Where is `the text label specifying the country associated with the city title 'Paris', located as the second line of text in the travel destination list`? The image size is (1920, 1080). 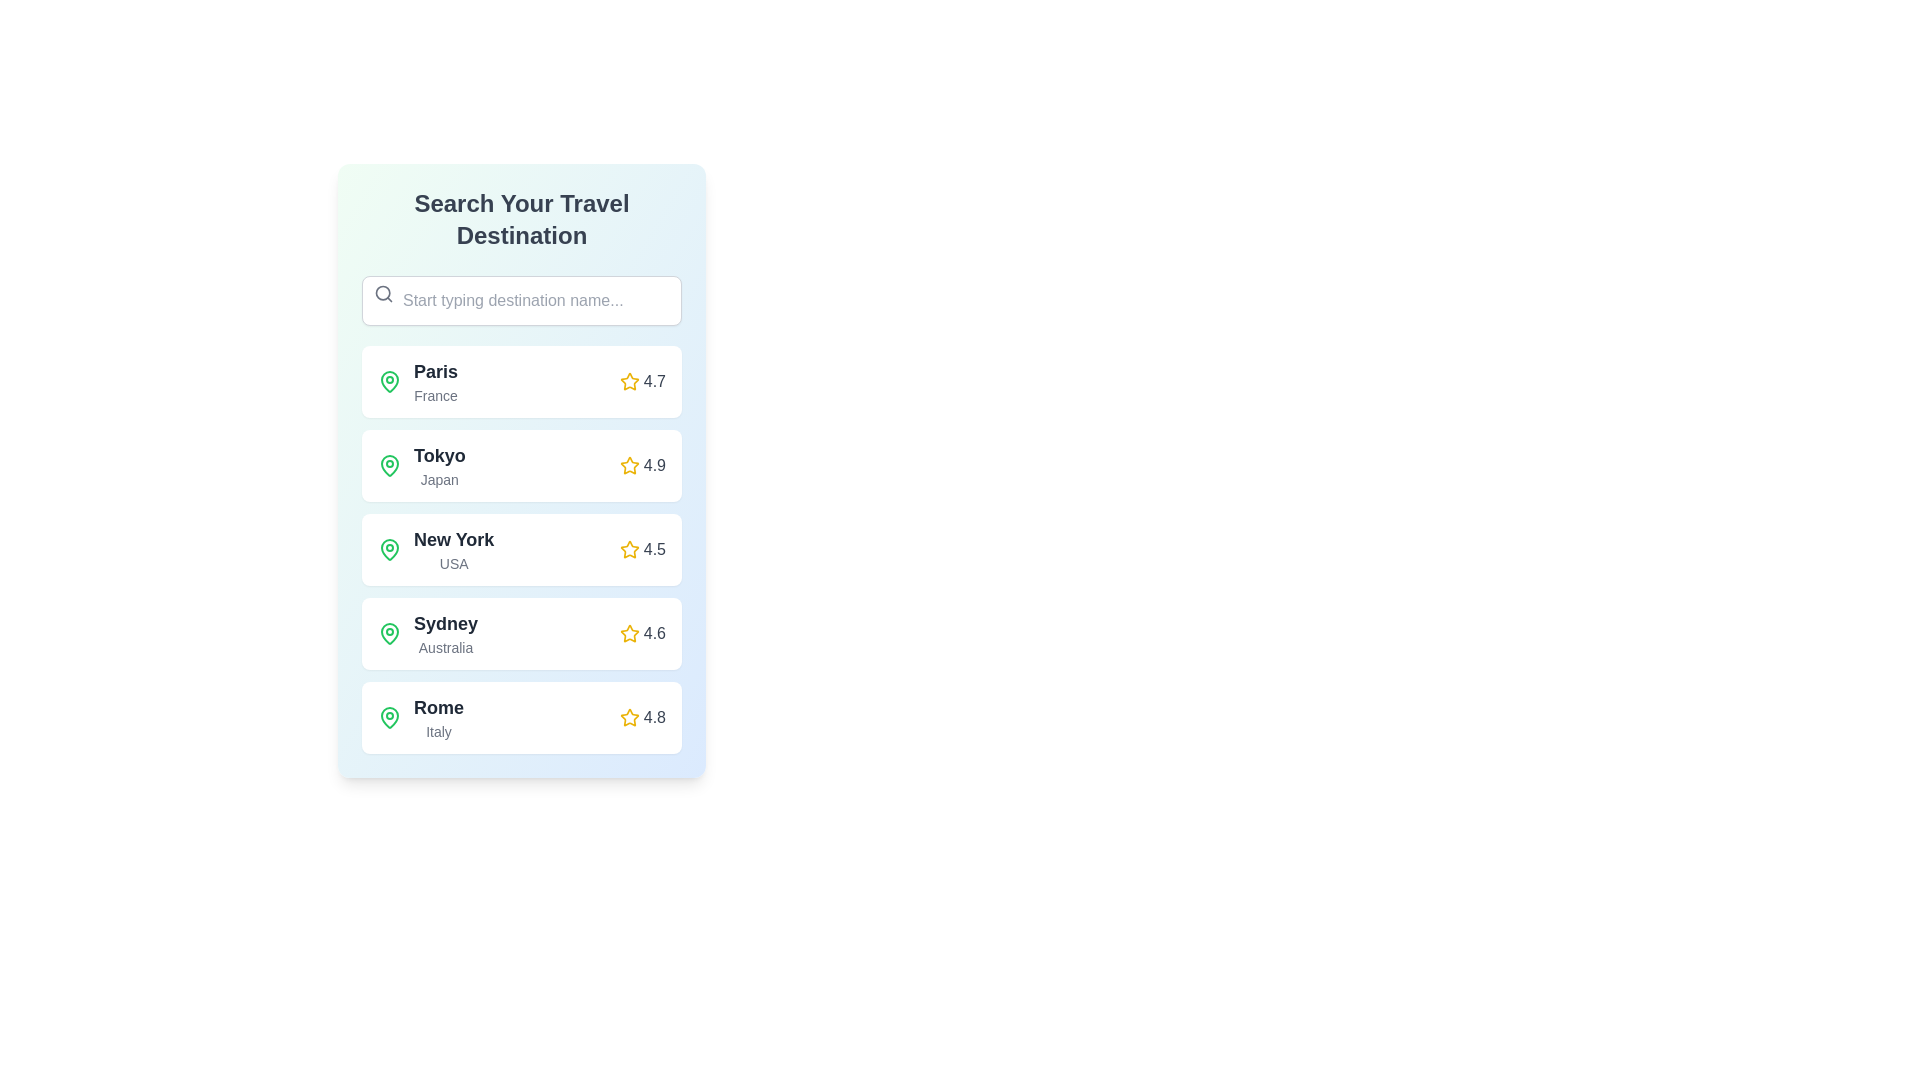
the text label specifying the country associated with the city title 'Paris', located as the second line of text in the travel destination list is located at coordinates (435, 396).